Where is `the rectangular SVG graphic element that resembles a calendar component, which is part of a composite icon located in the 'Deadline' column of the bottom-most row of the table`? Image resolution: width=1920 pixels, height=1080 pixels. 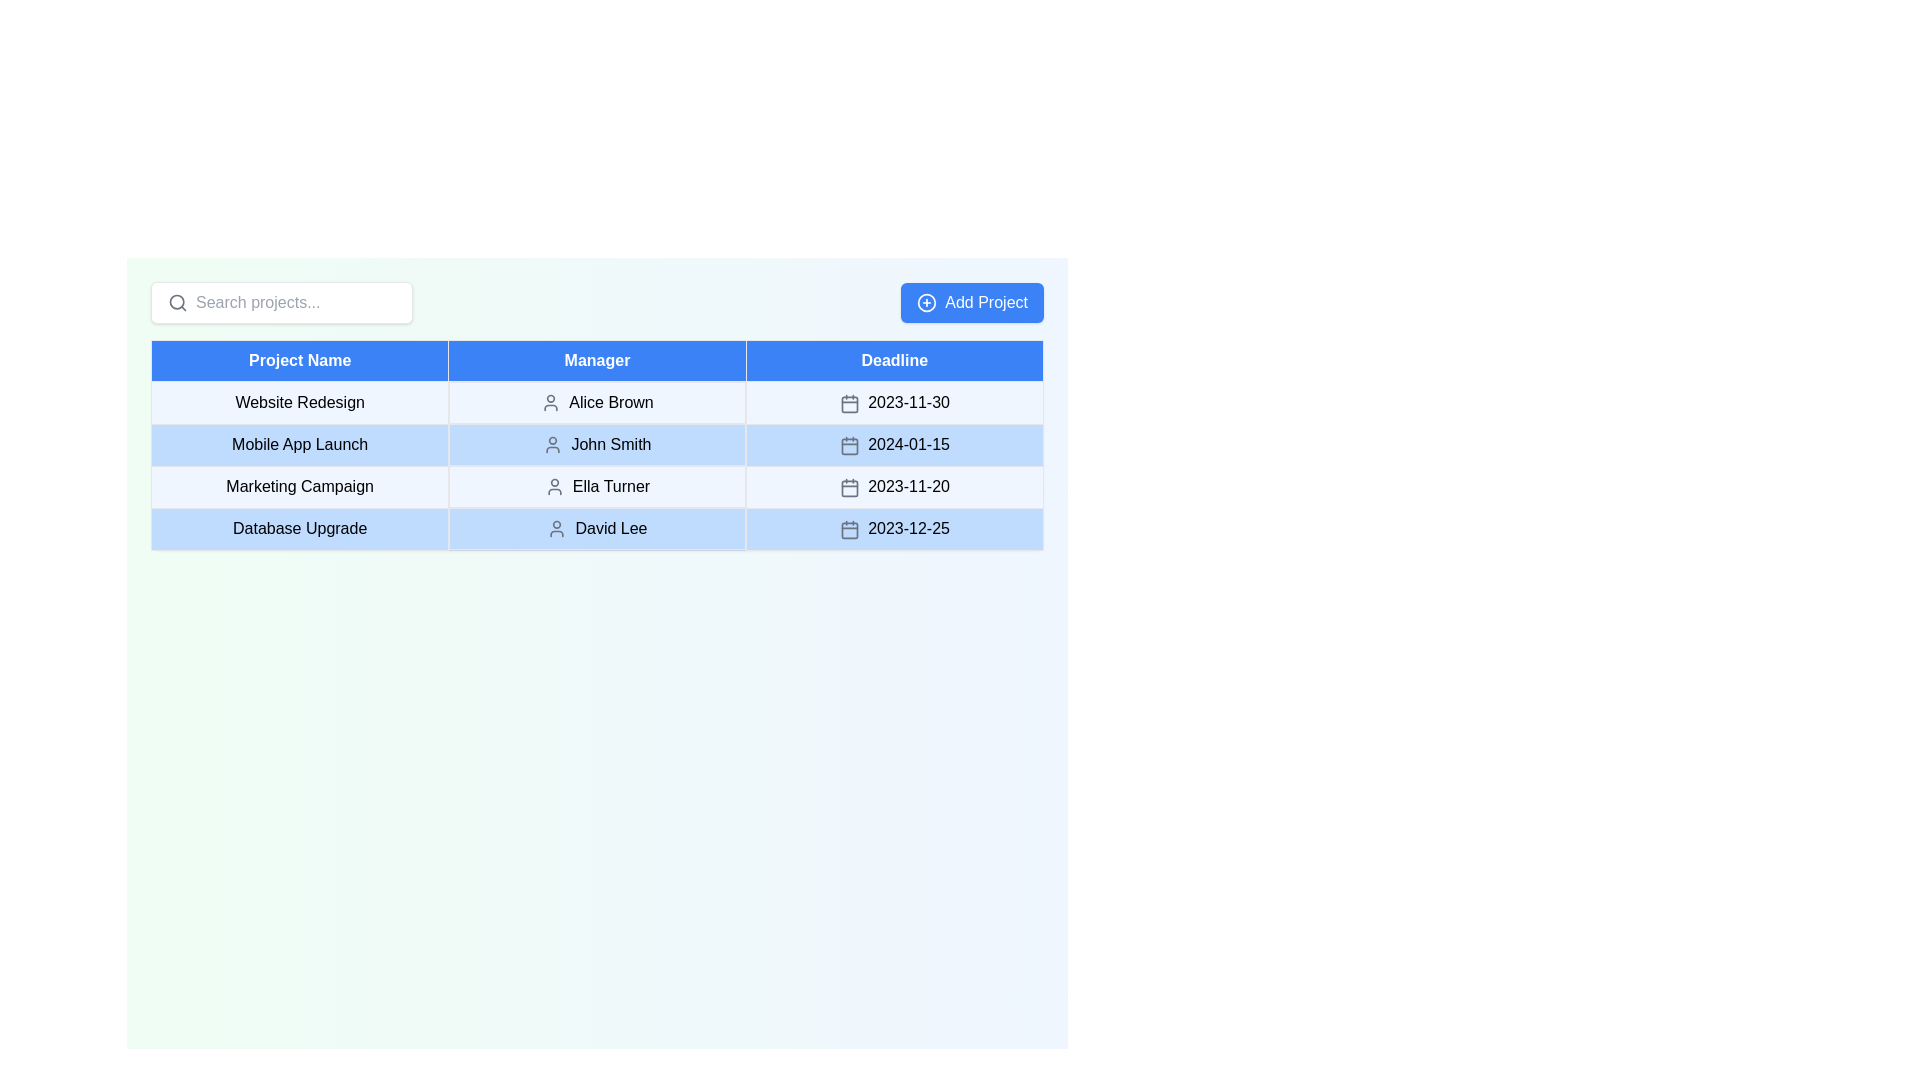 the rectangular SVG graphic element that resembles a calendar component, which is part of a composite icon located in the 'Deadline' column of the bottom-most row of the table is located at coordinates (849, 529).